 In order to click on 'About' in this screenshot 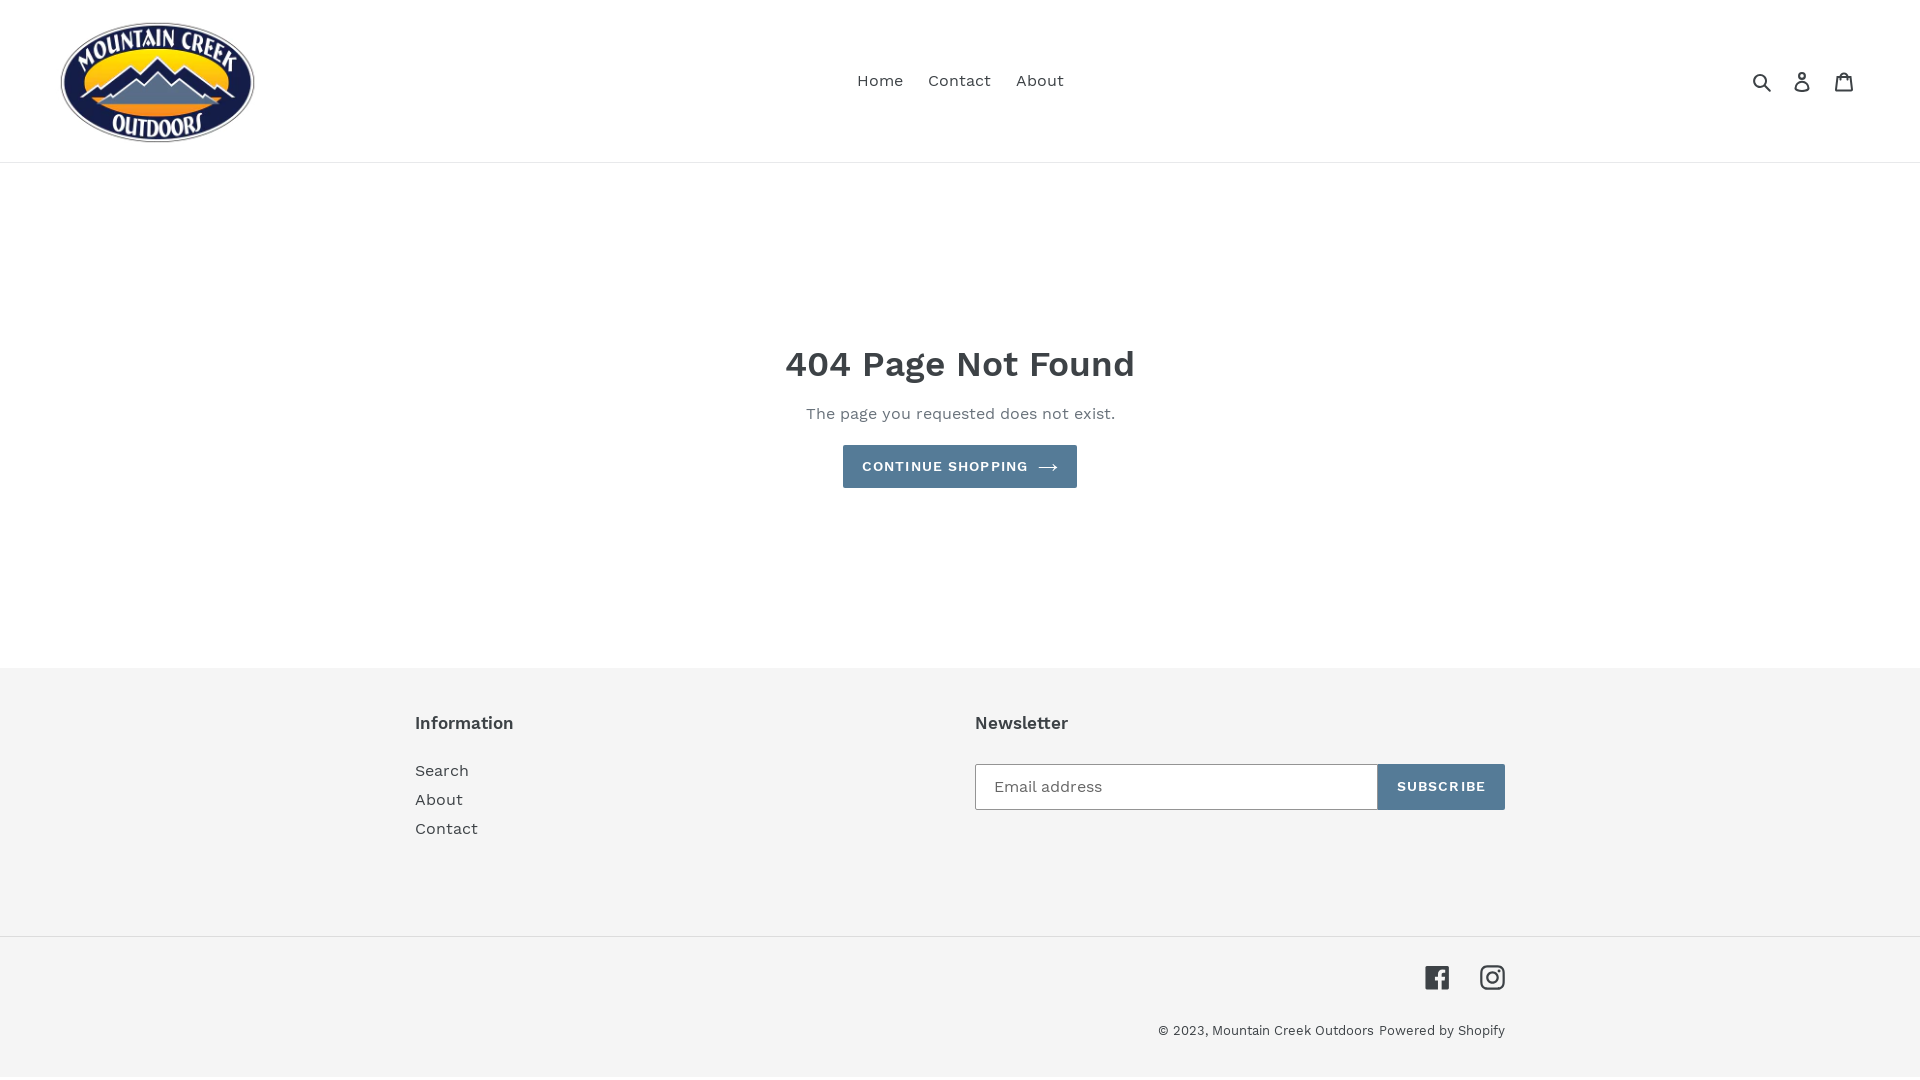, I will do `click(1040, 80)`.